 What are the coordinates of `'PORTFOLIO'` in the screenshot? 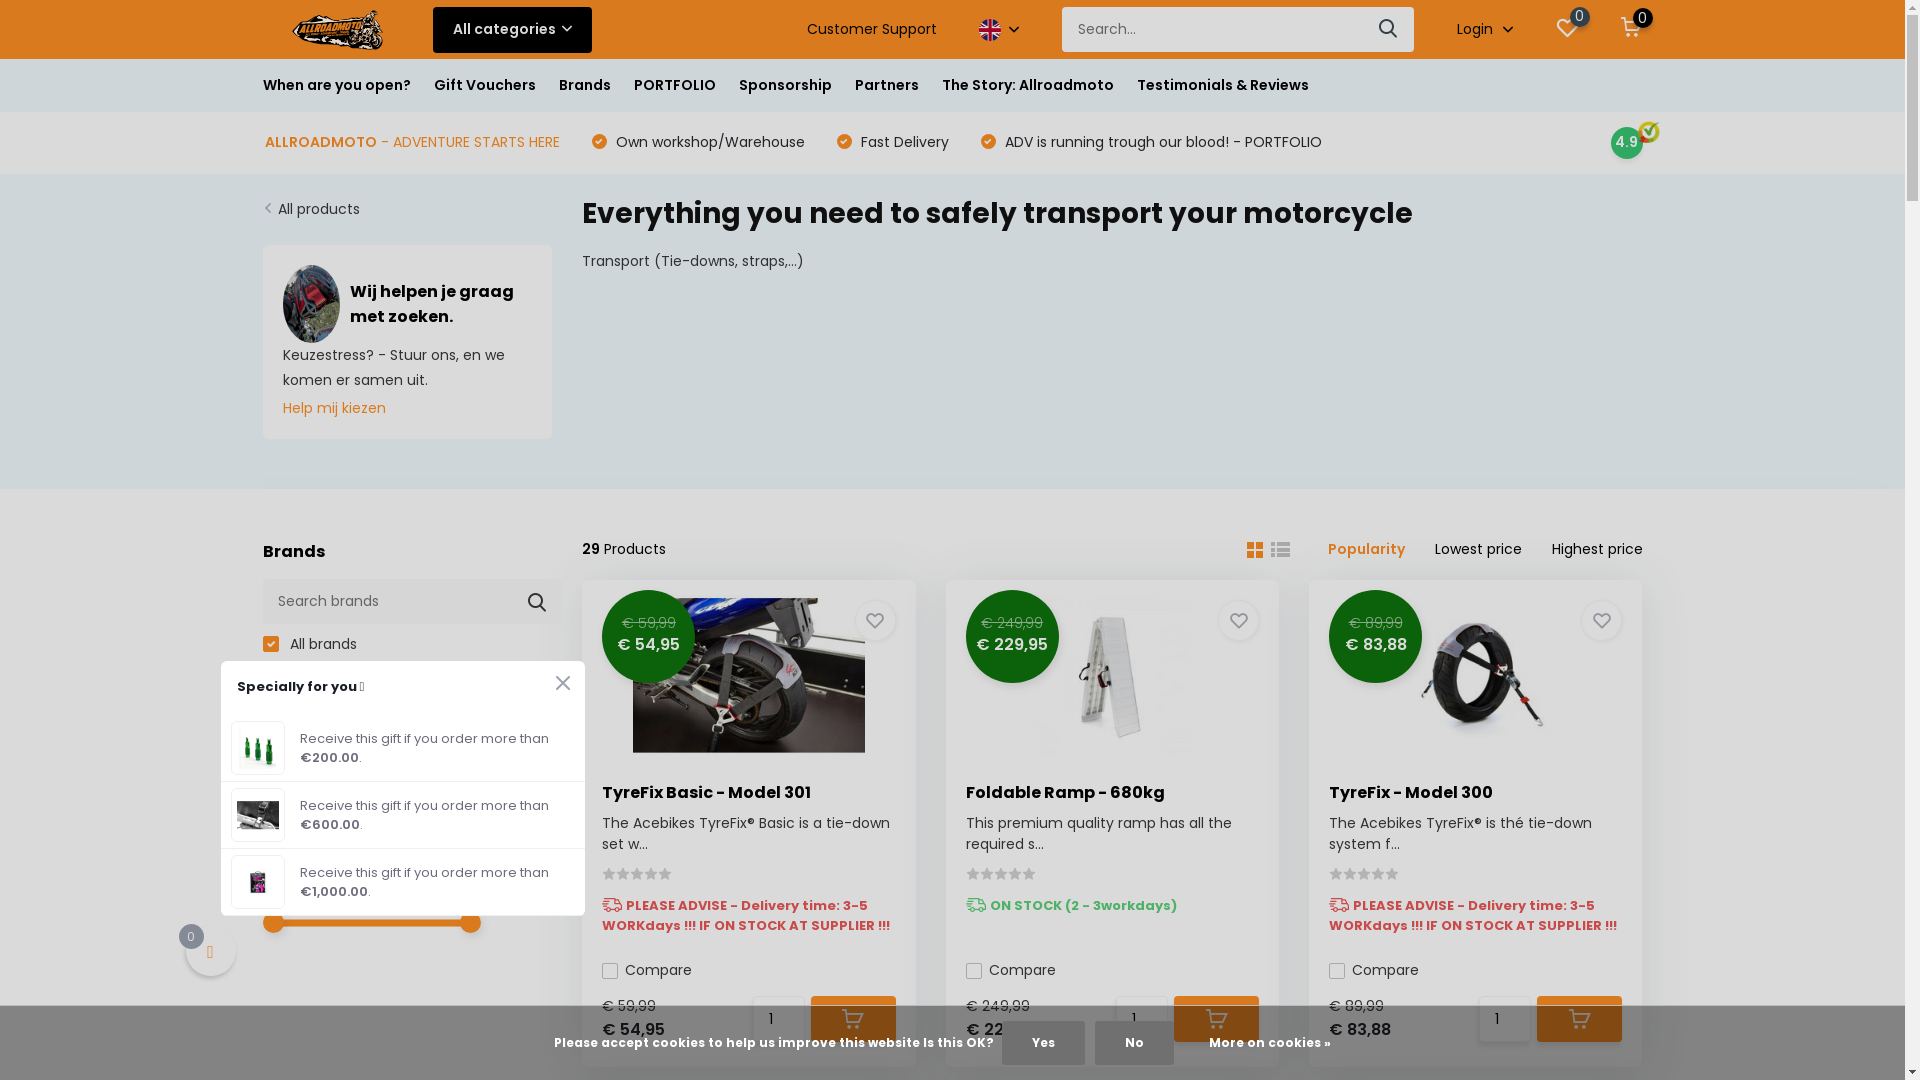 It's located at (675, 84).